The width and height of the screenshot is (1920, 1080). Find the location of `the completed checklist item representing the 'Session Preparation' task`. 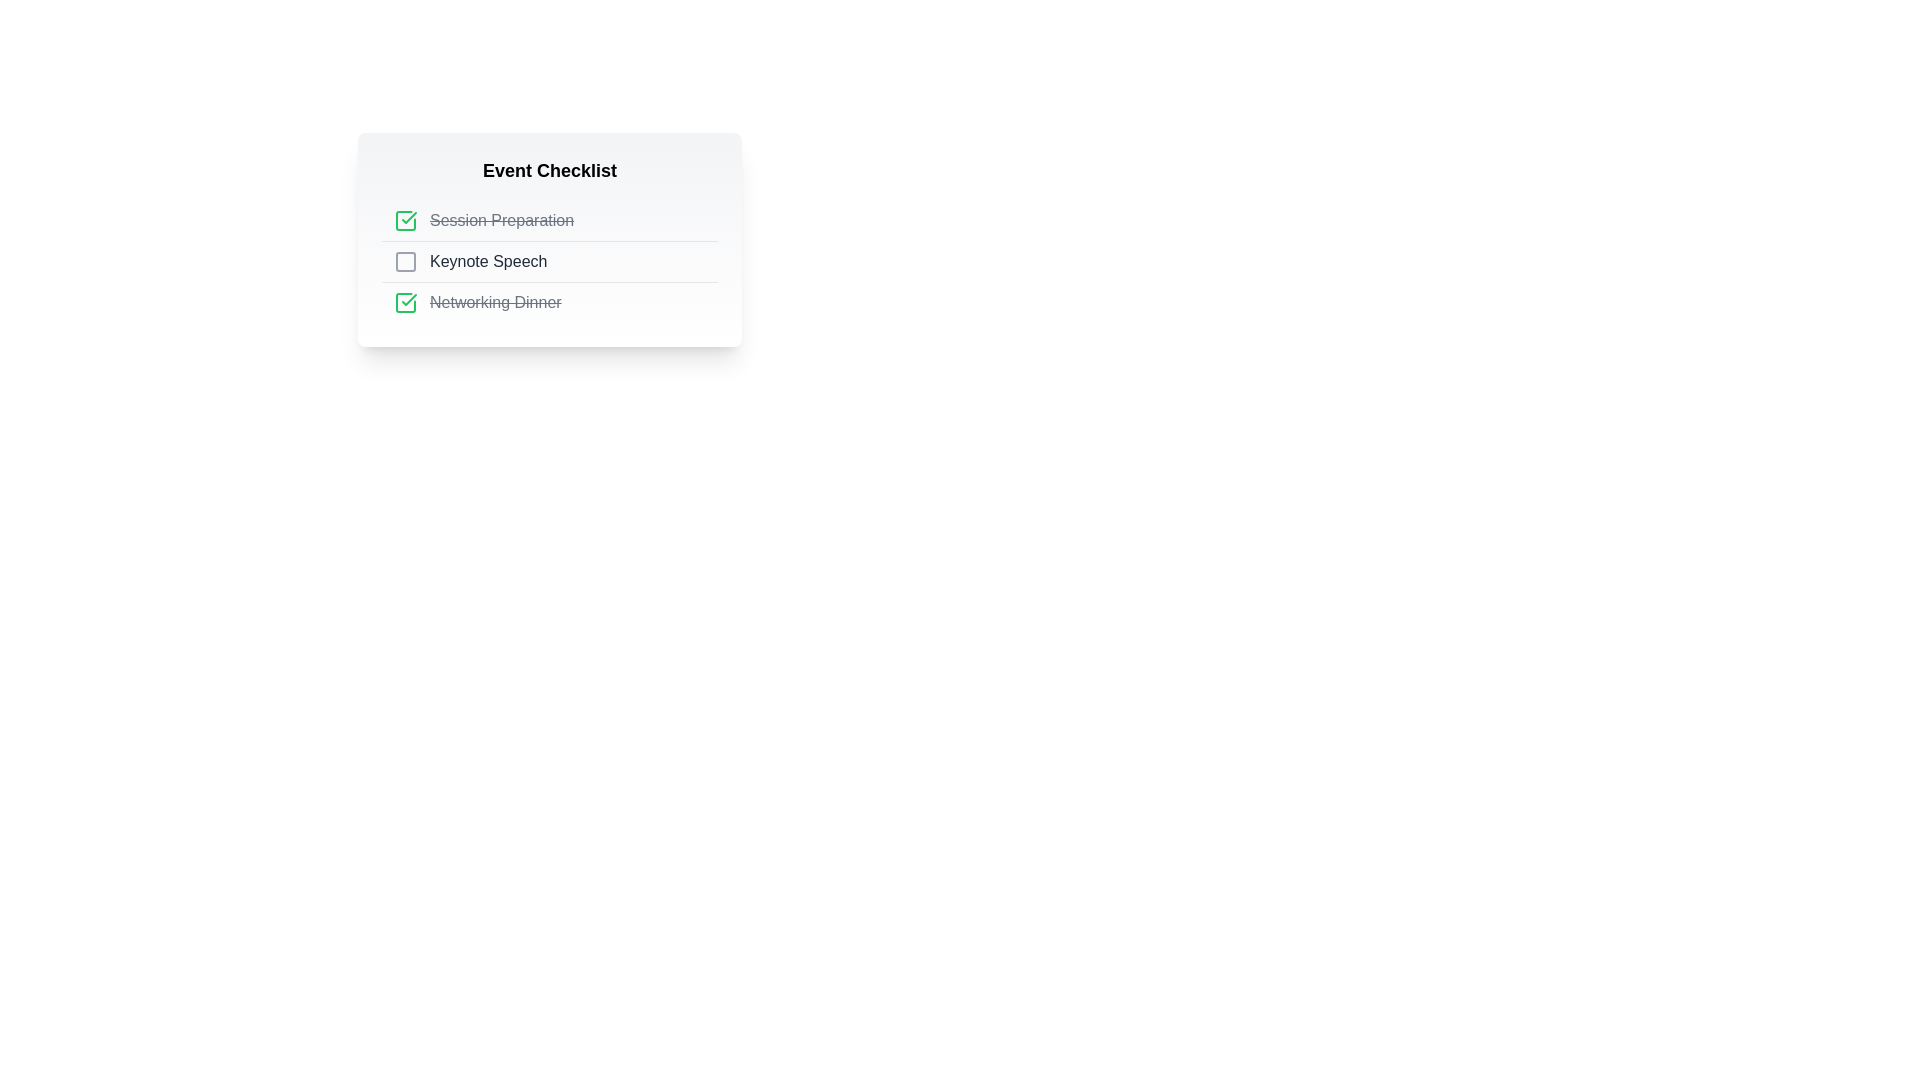

the completed checklist item representing the 'Session Preparation' task is located at coordinates (550, 220).